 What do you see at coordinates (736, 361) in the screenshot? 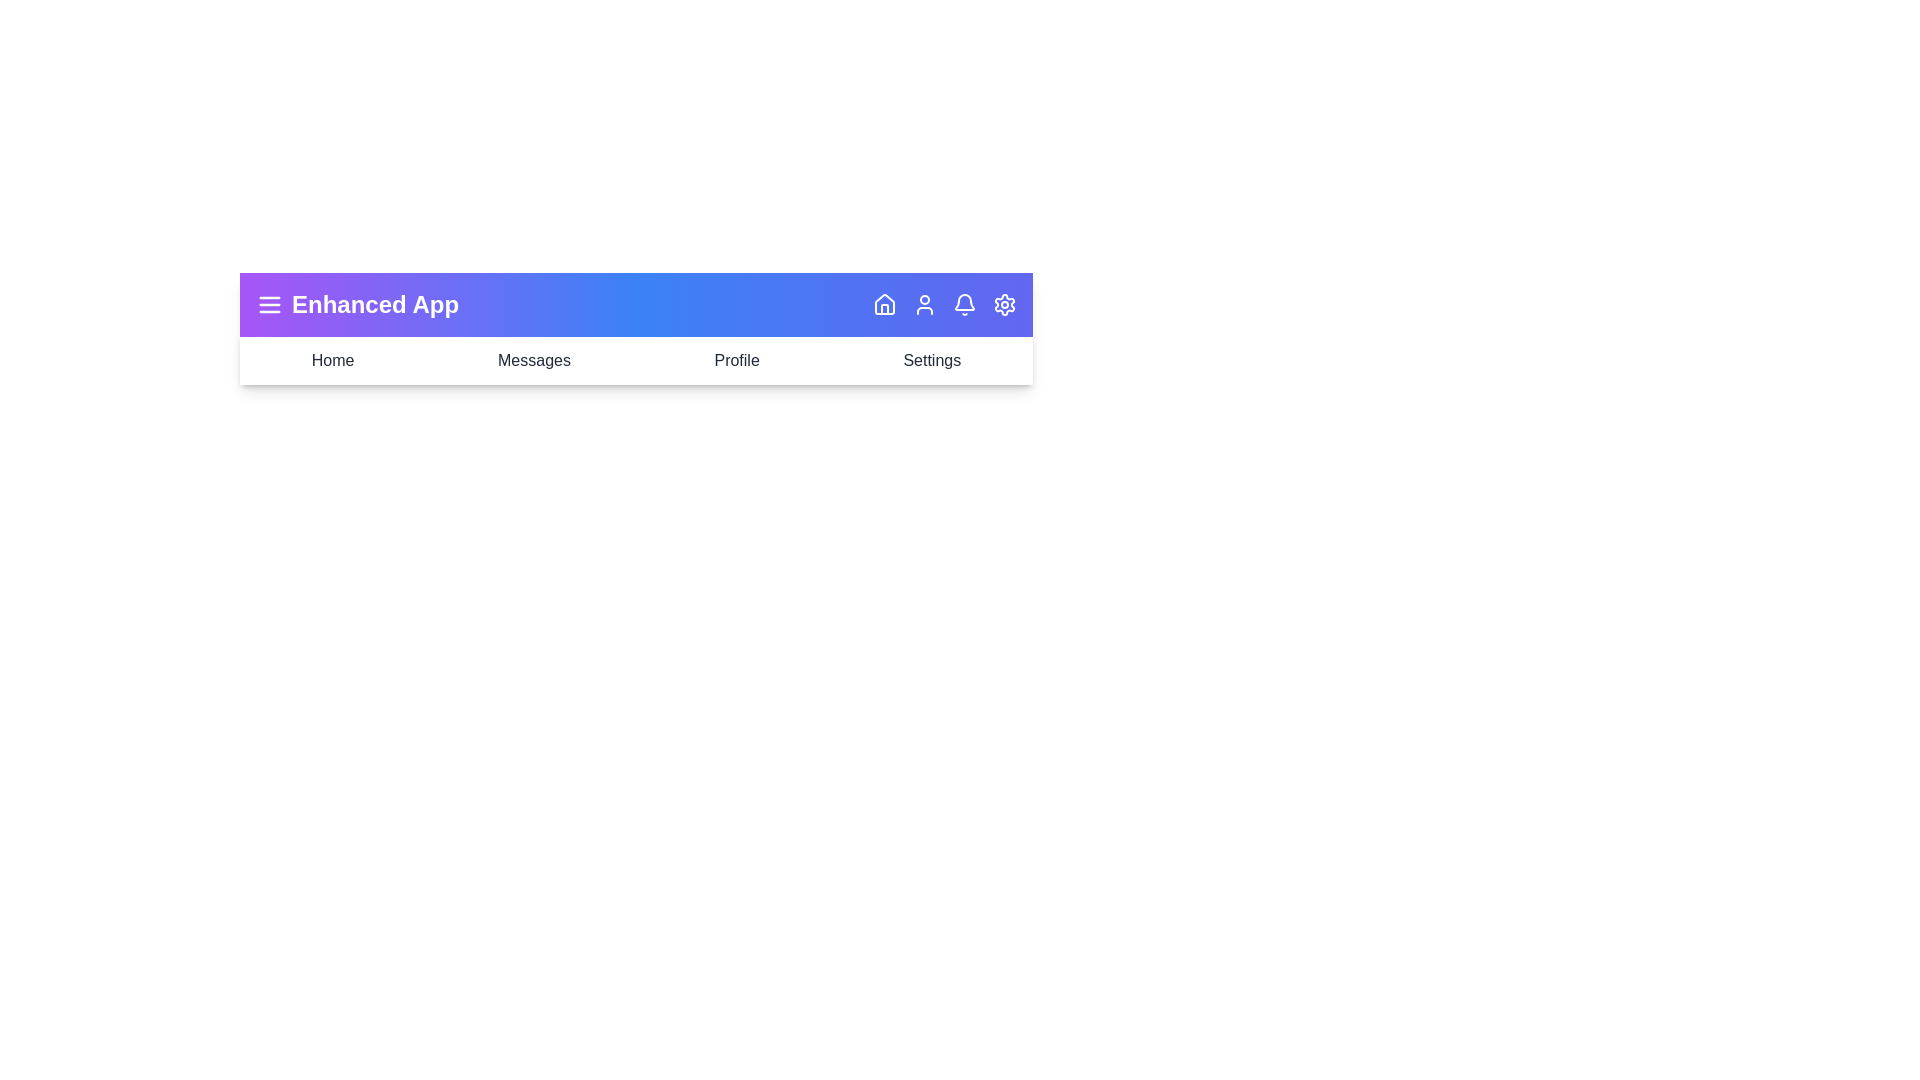
I see `the navigation item Profile to see its hover effect` at bounding box center [736, 361].